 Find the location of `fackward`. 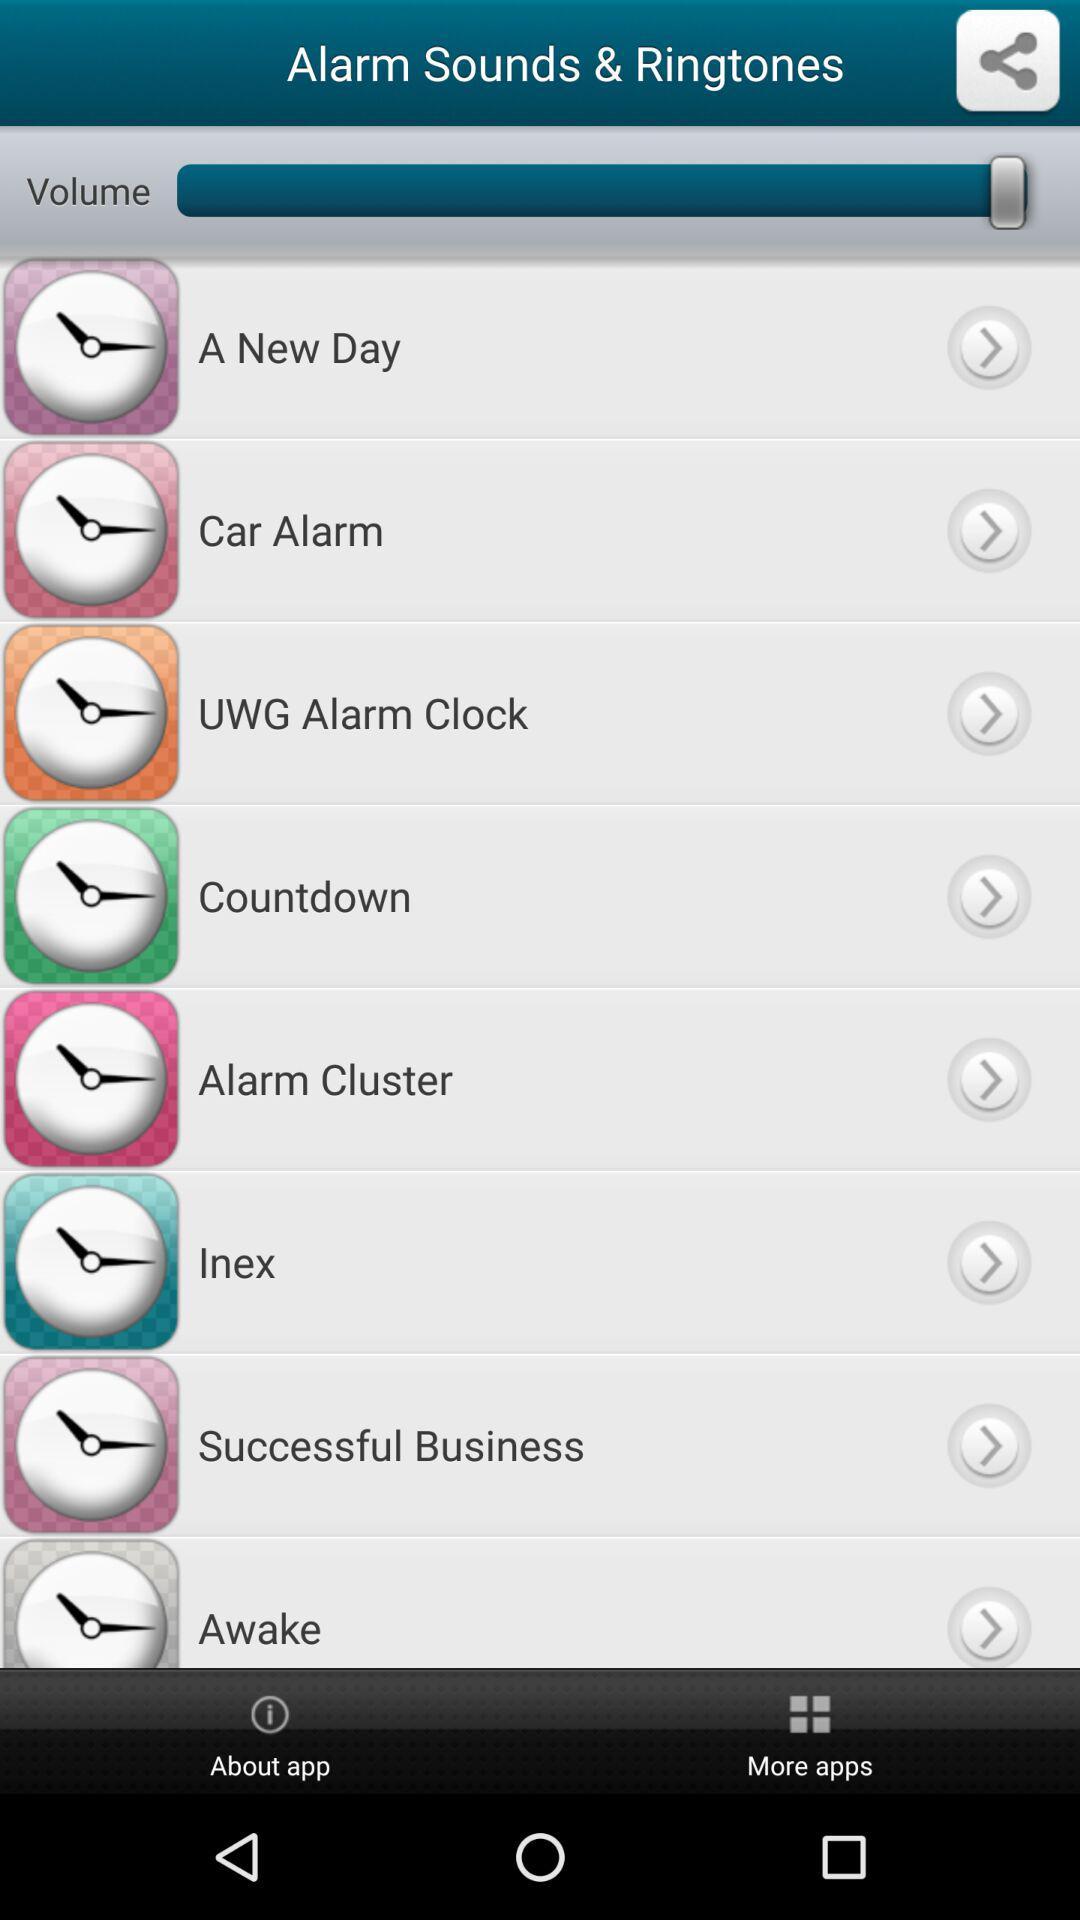

fackward is located at coordinates (987, 1077).